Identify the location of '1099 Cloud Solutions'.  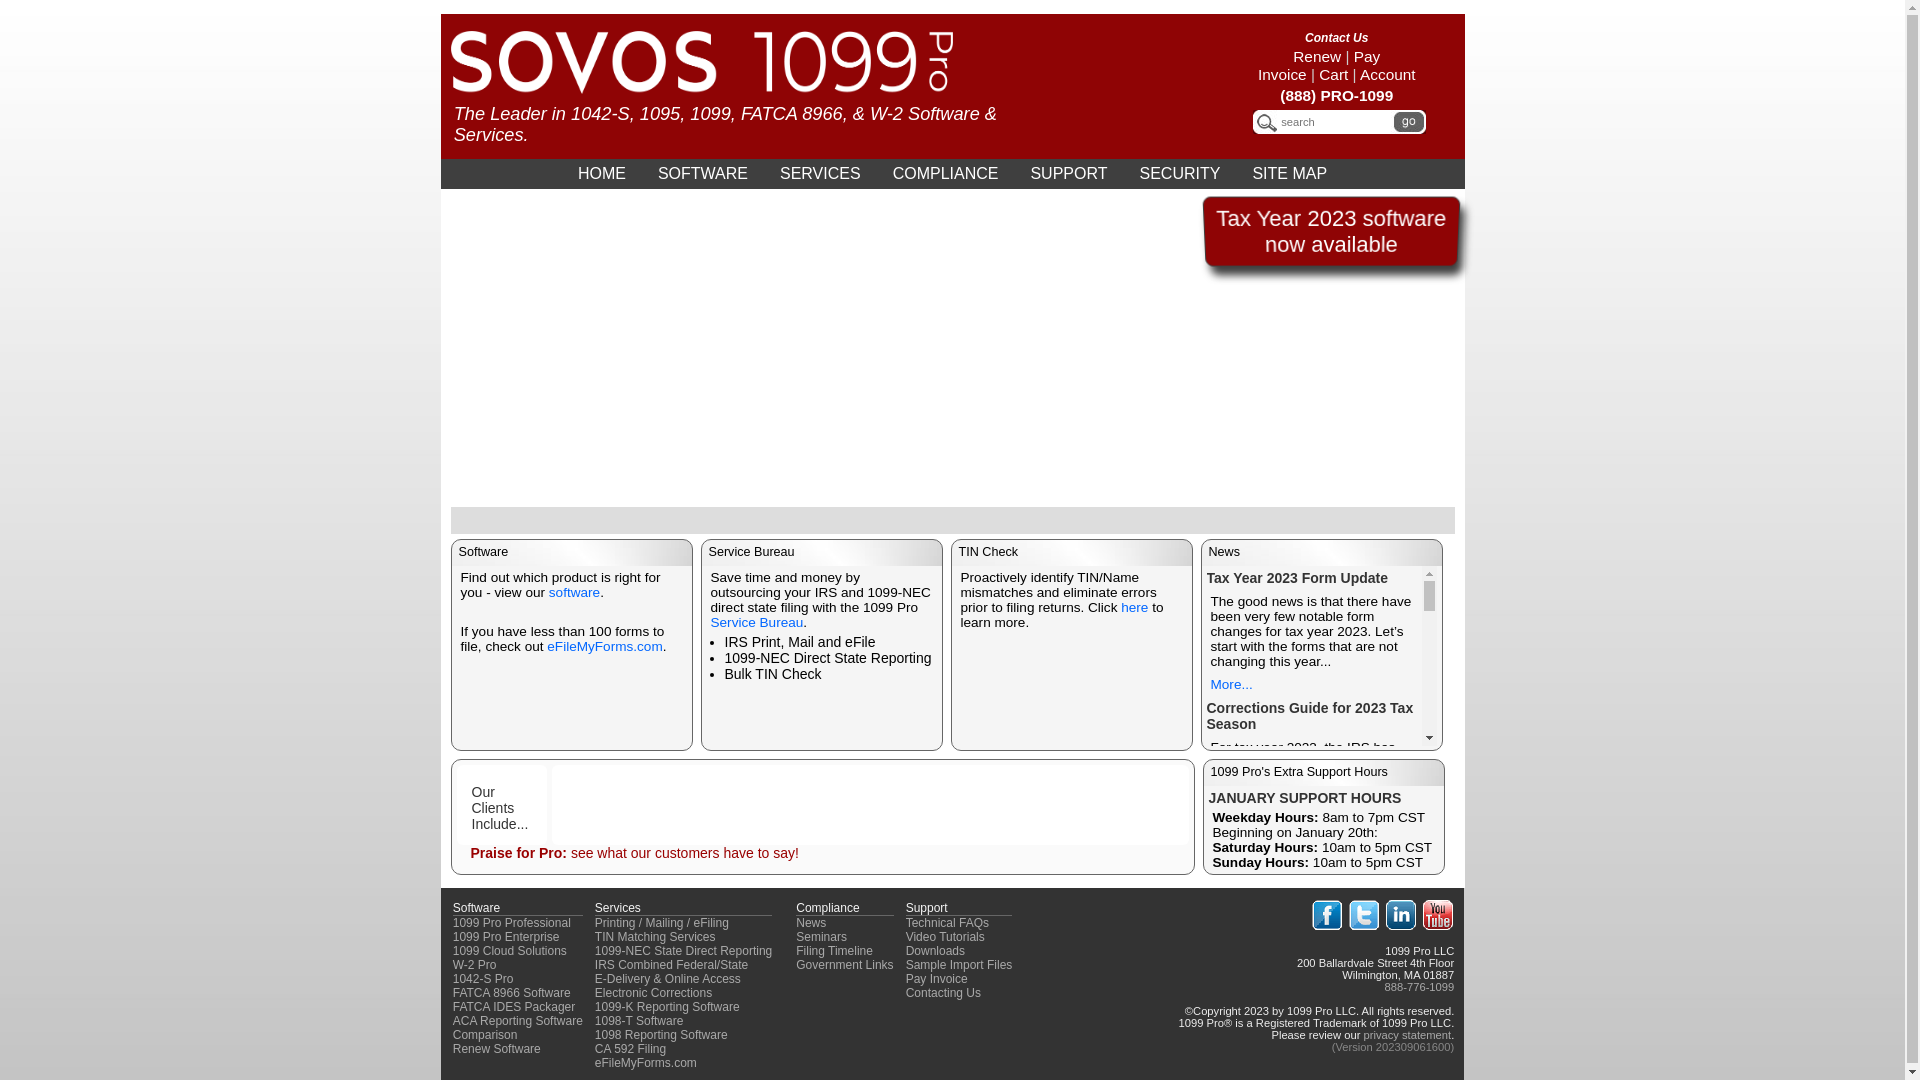
(509, 950).